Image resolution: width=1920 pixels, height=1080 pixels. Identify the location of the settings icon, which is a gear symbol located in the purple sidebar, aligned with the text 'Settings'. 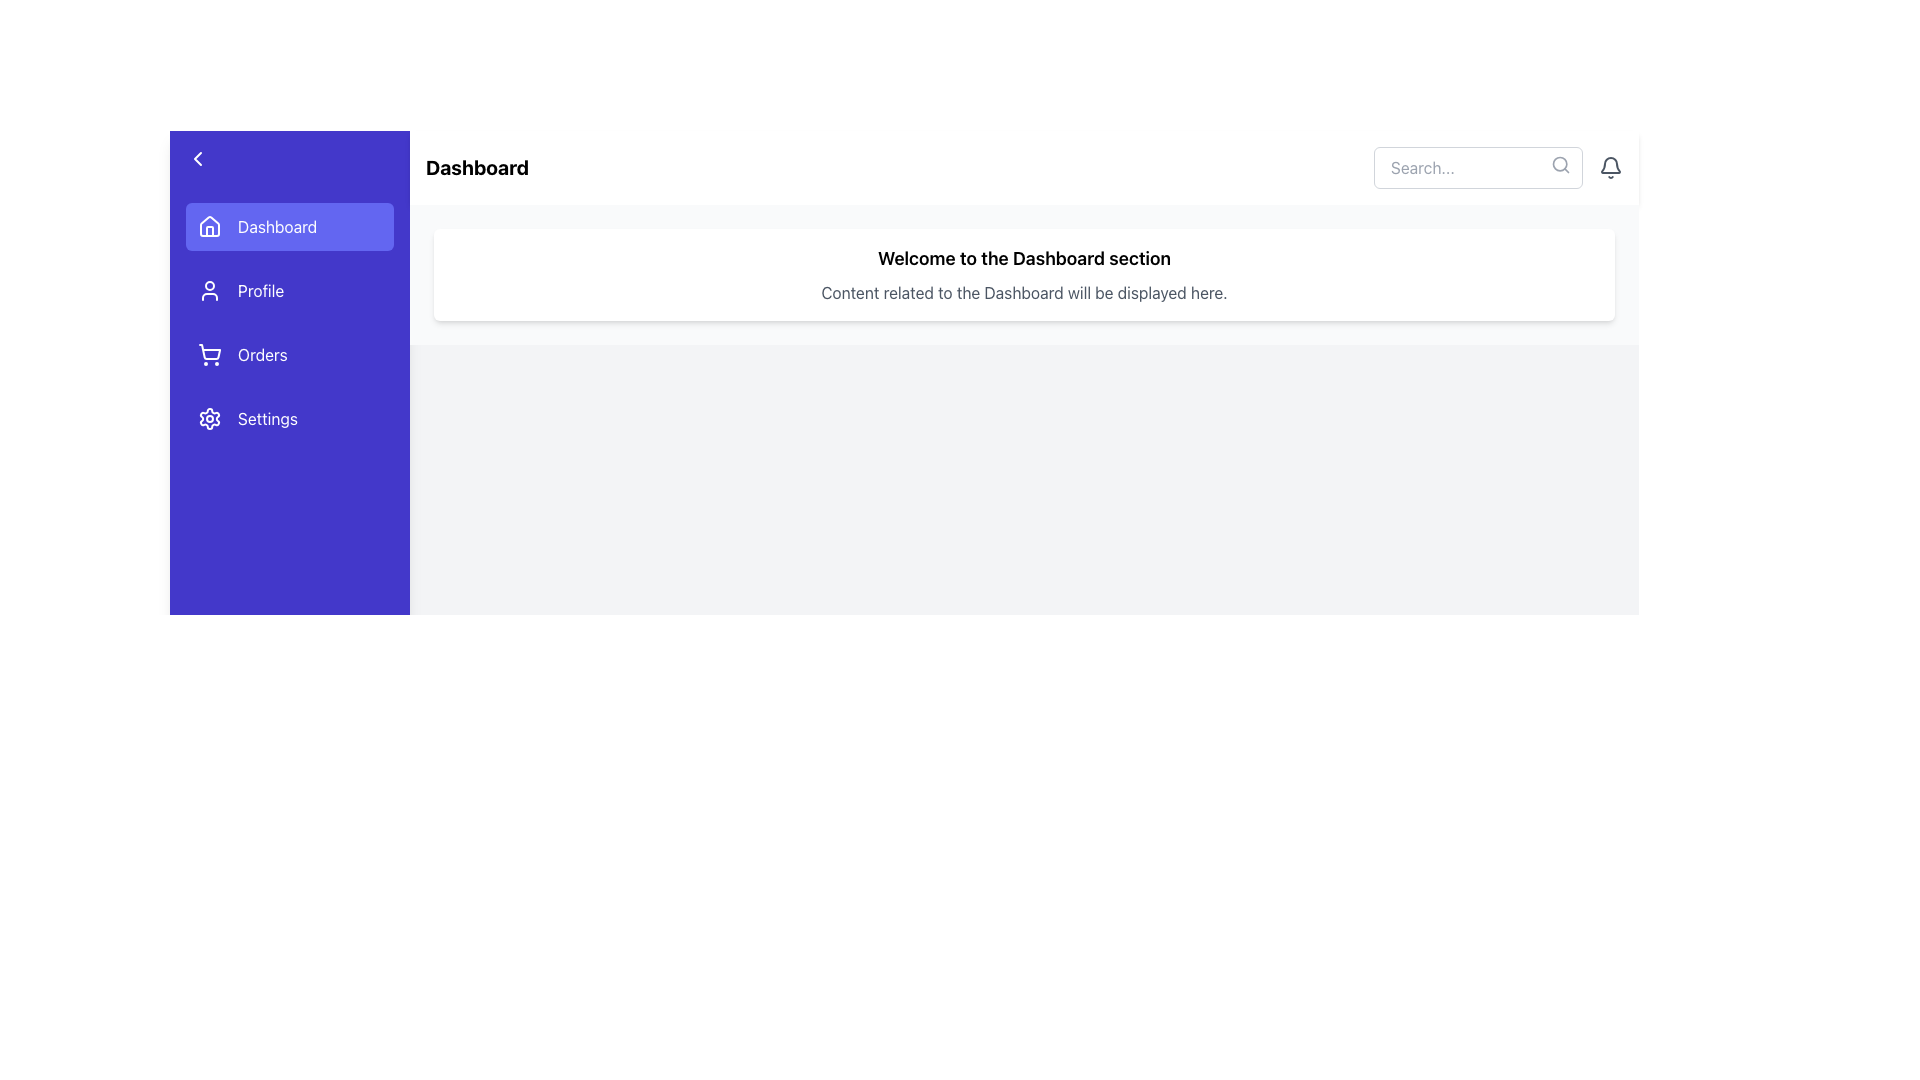
(210, 418).